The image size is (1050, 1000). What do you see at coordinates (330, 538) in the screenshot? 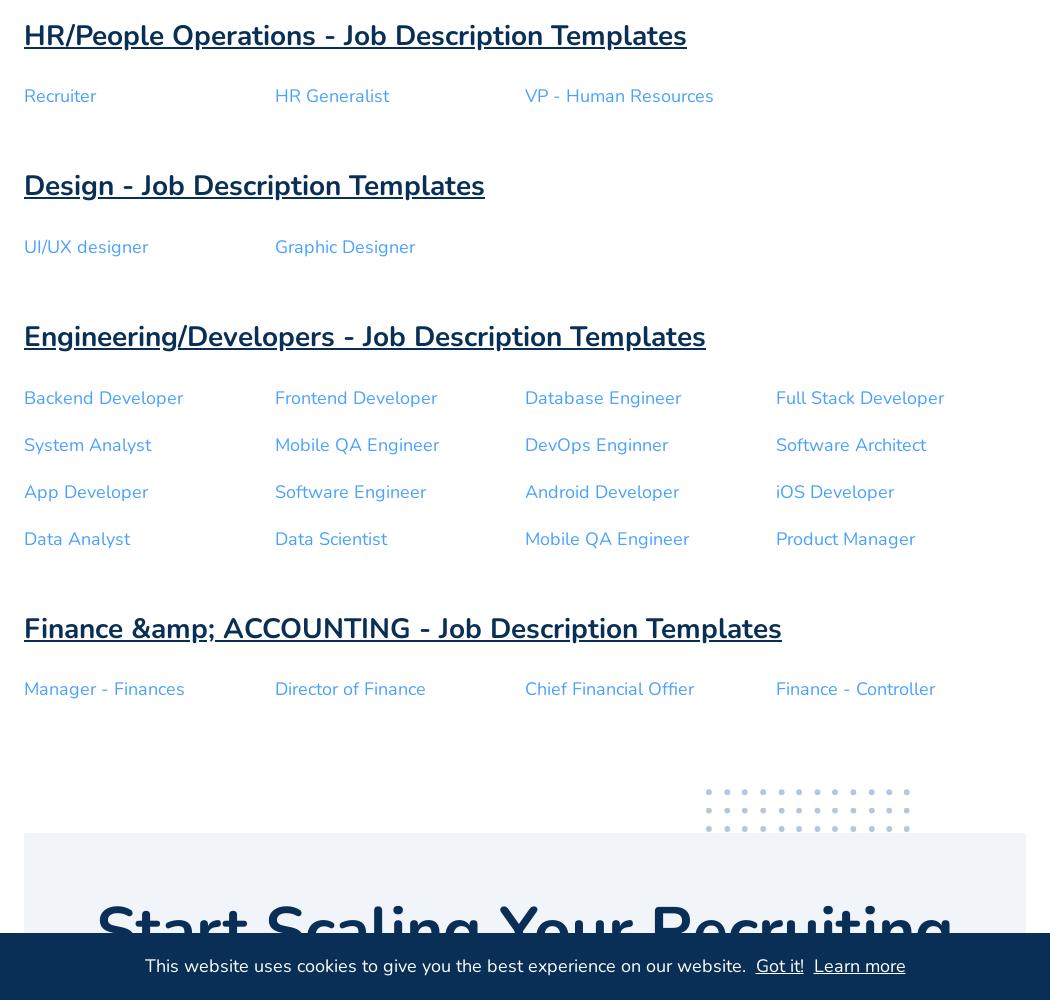
I see `'Data Scientist'` at bounding box center [330, 538].